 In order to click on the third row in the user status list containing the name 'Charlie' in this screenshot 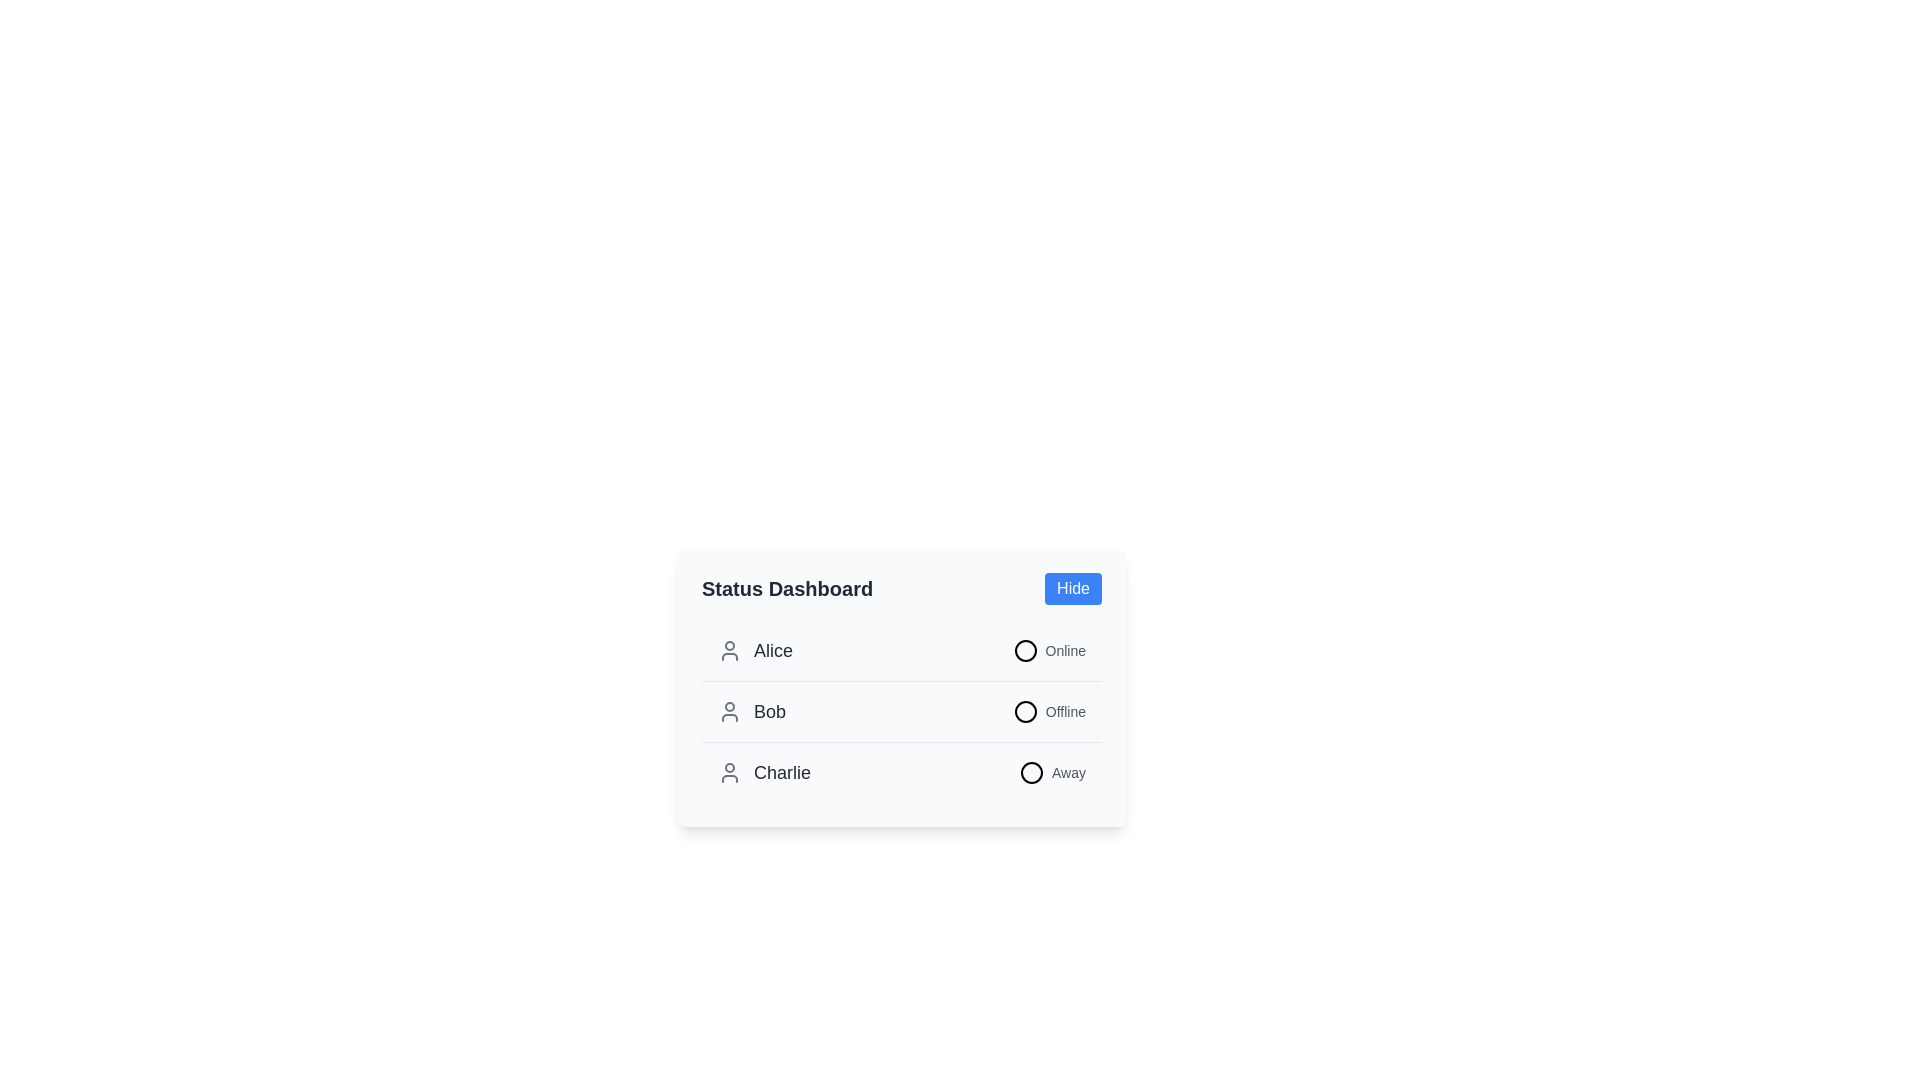, I will do `click(901, 771)`.